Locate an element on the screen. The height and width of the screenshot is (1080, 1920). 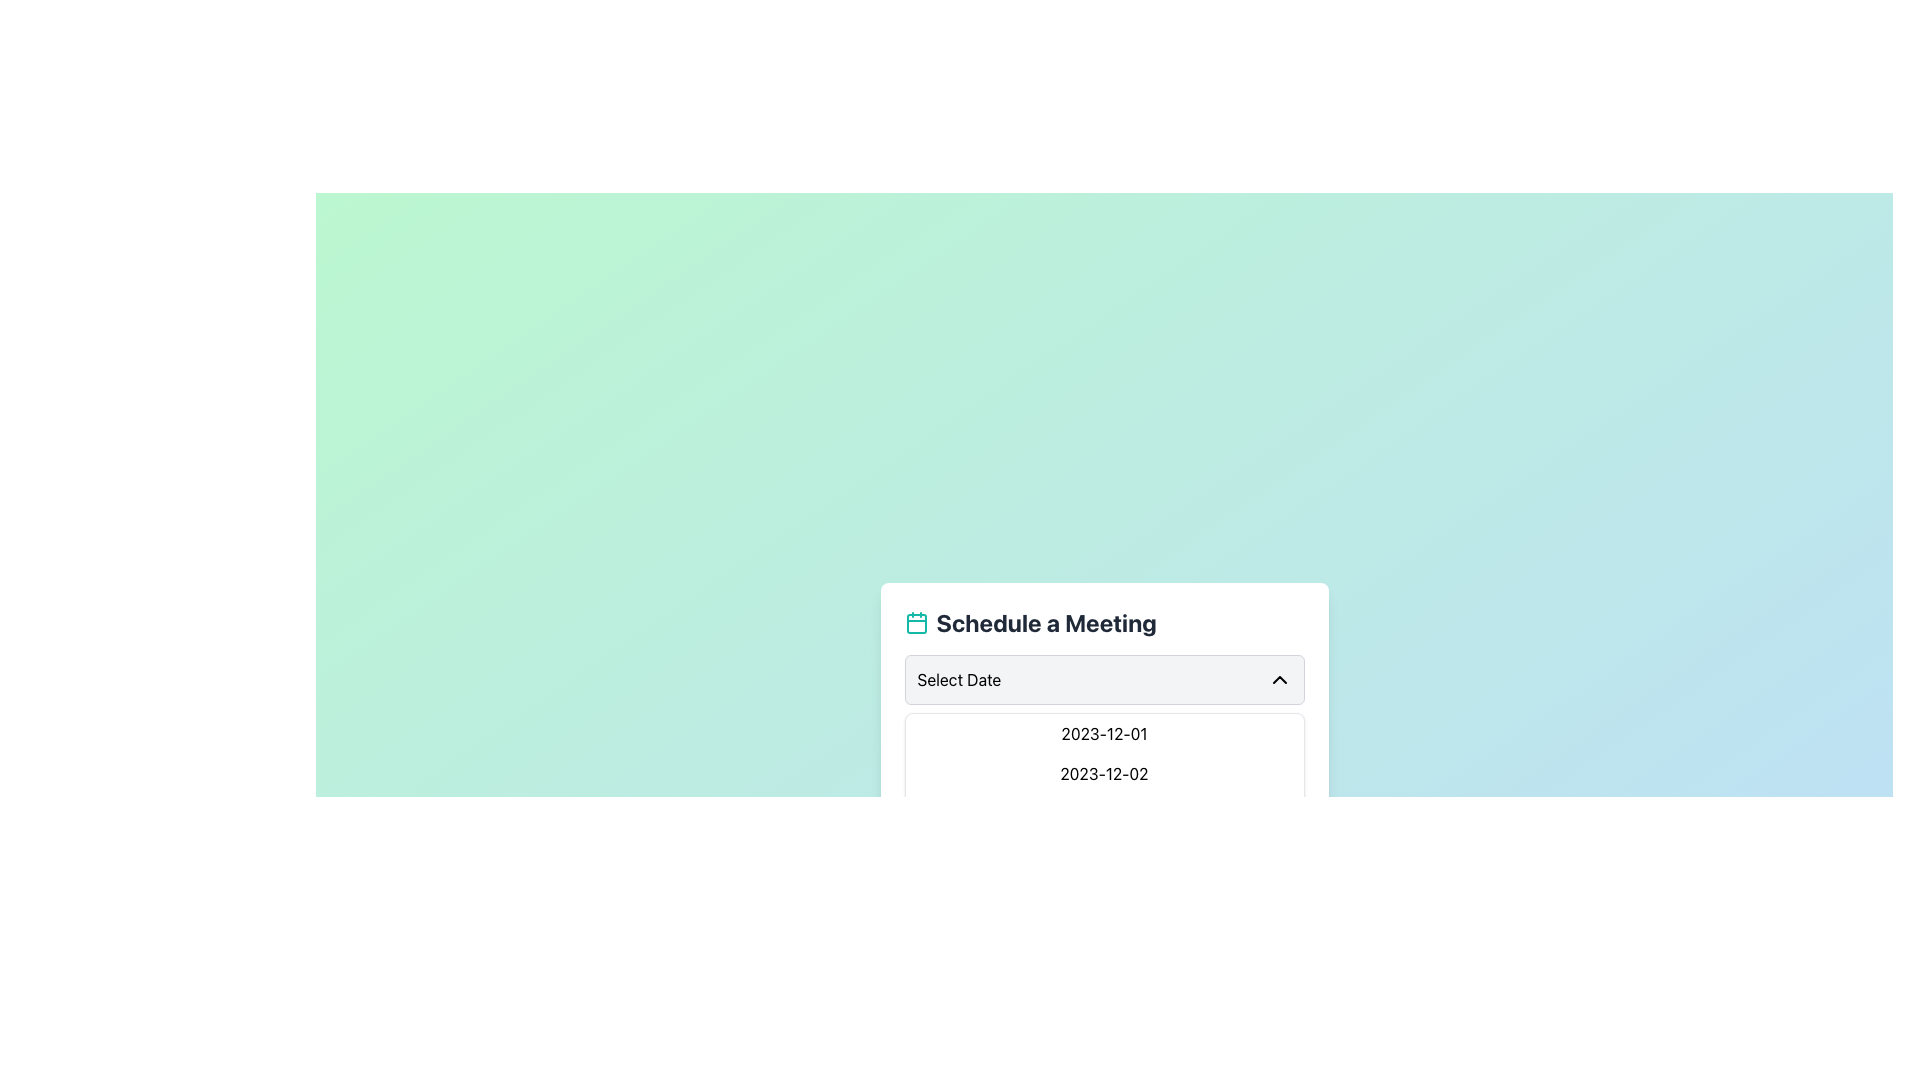
the selectable list item displaying the date '2023-12-01' is located at coordinates (1103, 733).